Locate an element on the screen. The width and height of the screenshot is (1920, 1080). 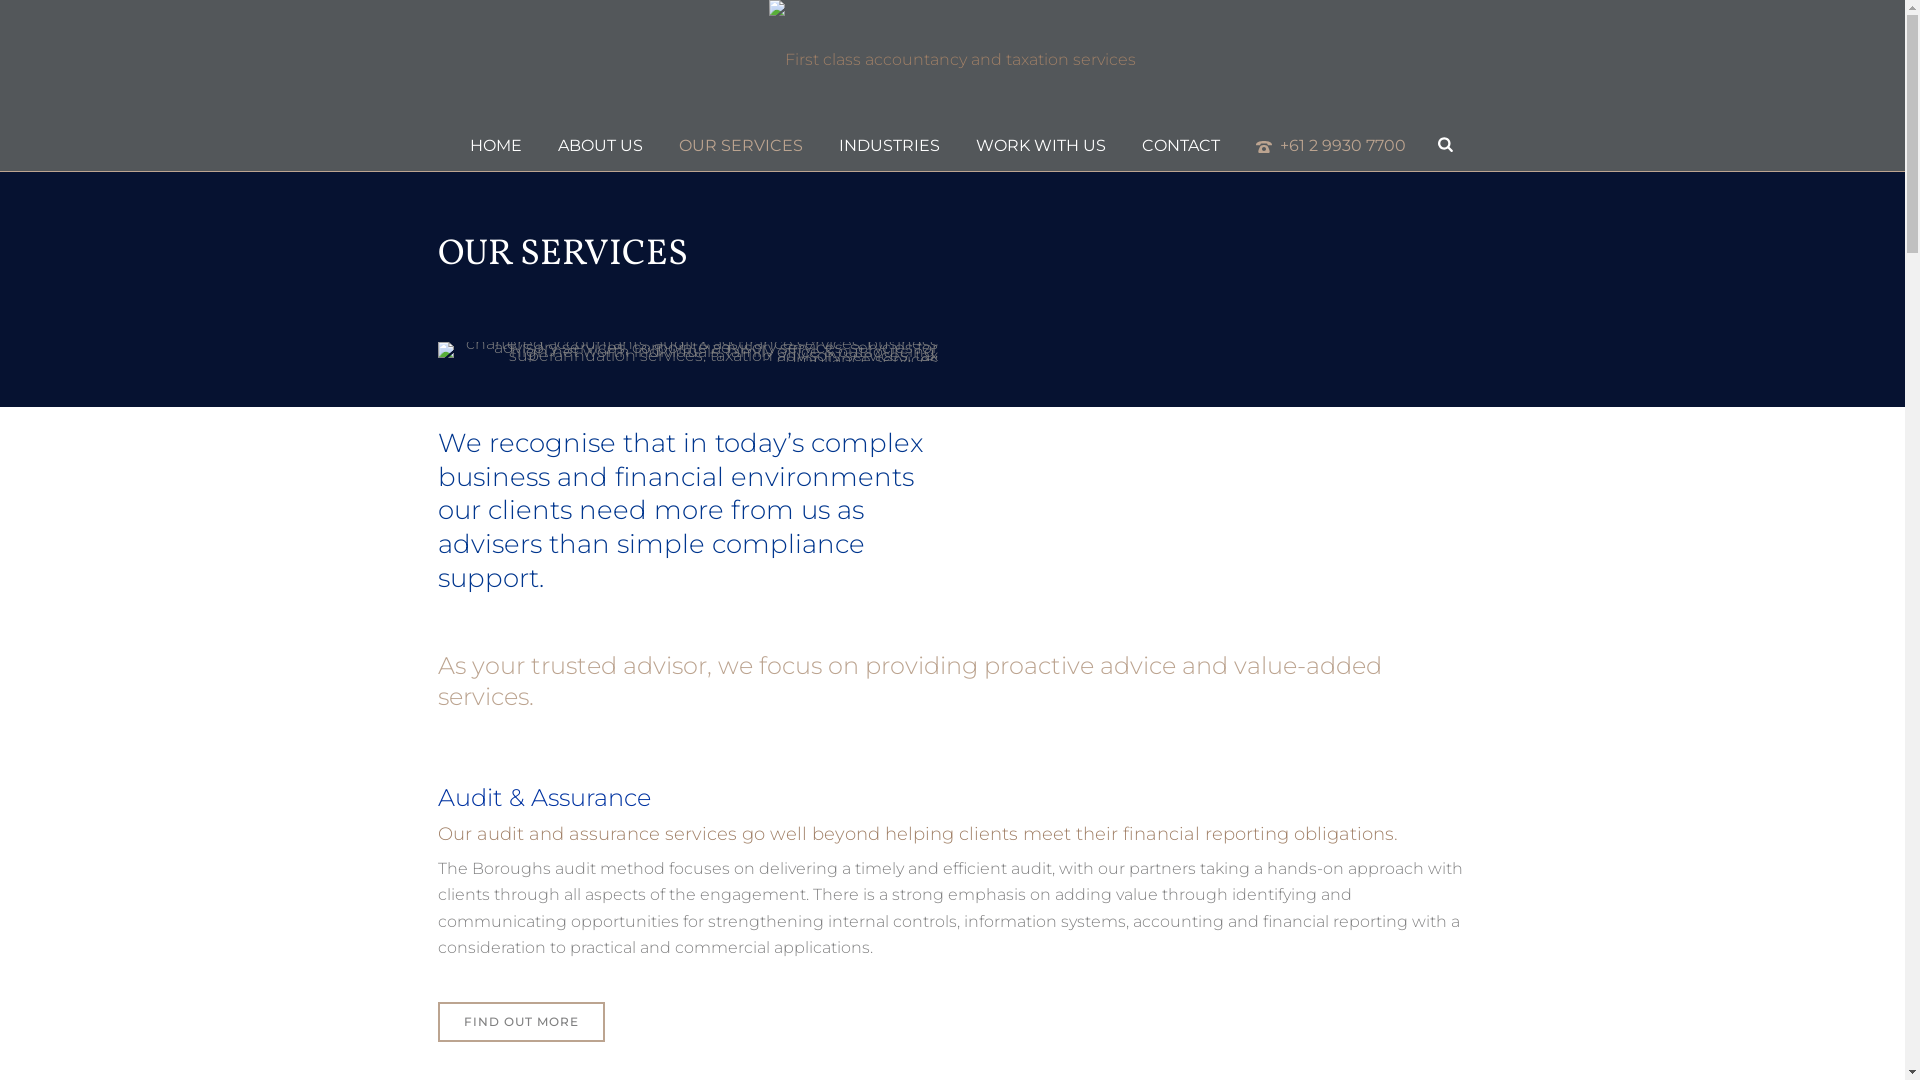
'CONTACT' is located at coordinates (1180, 144).